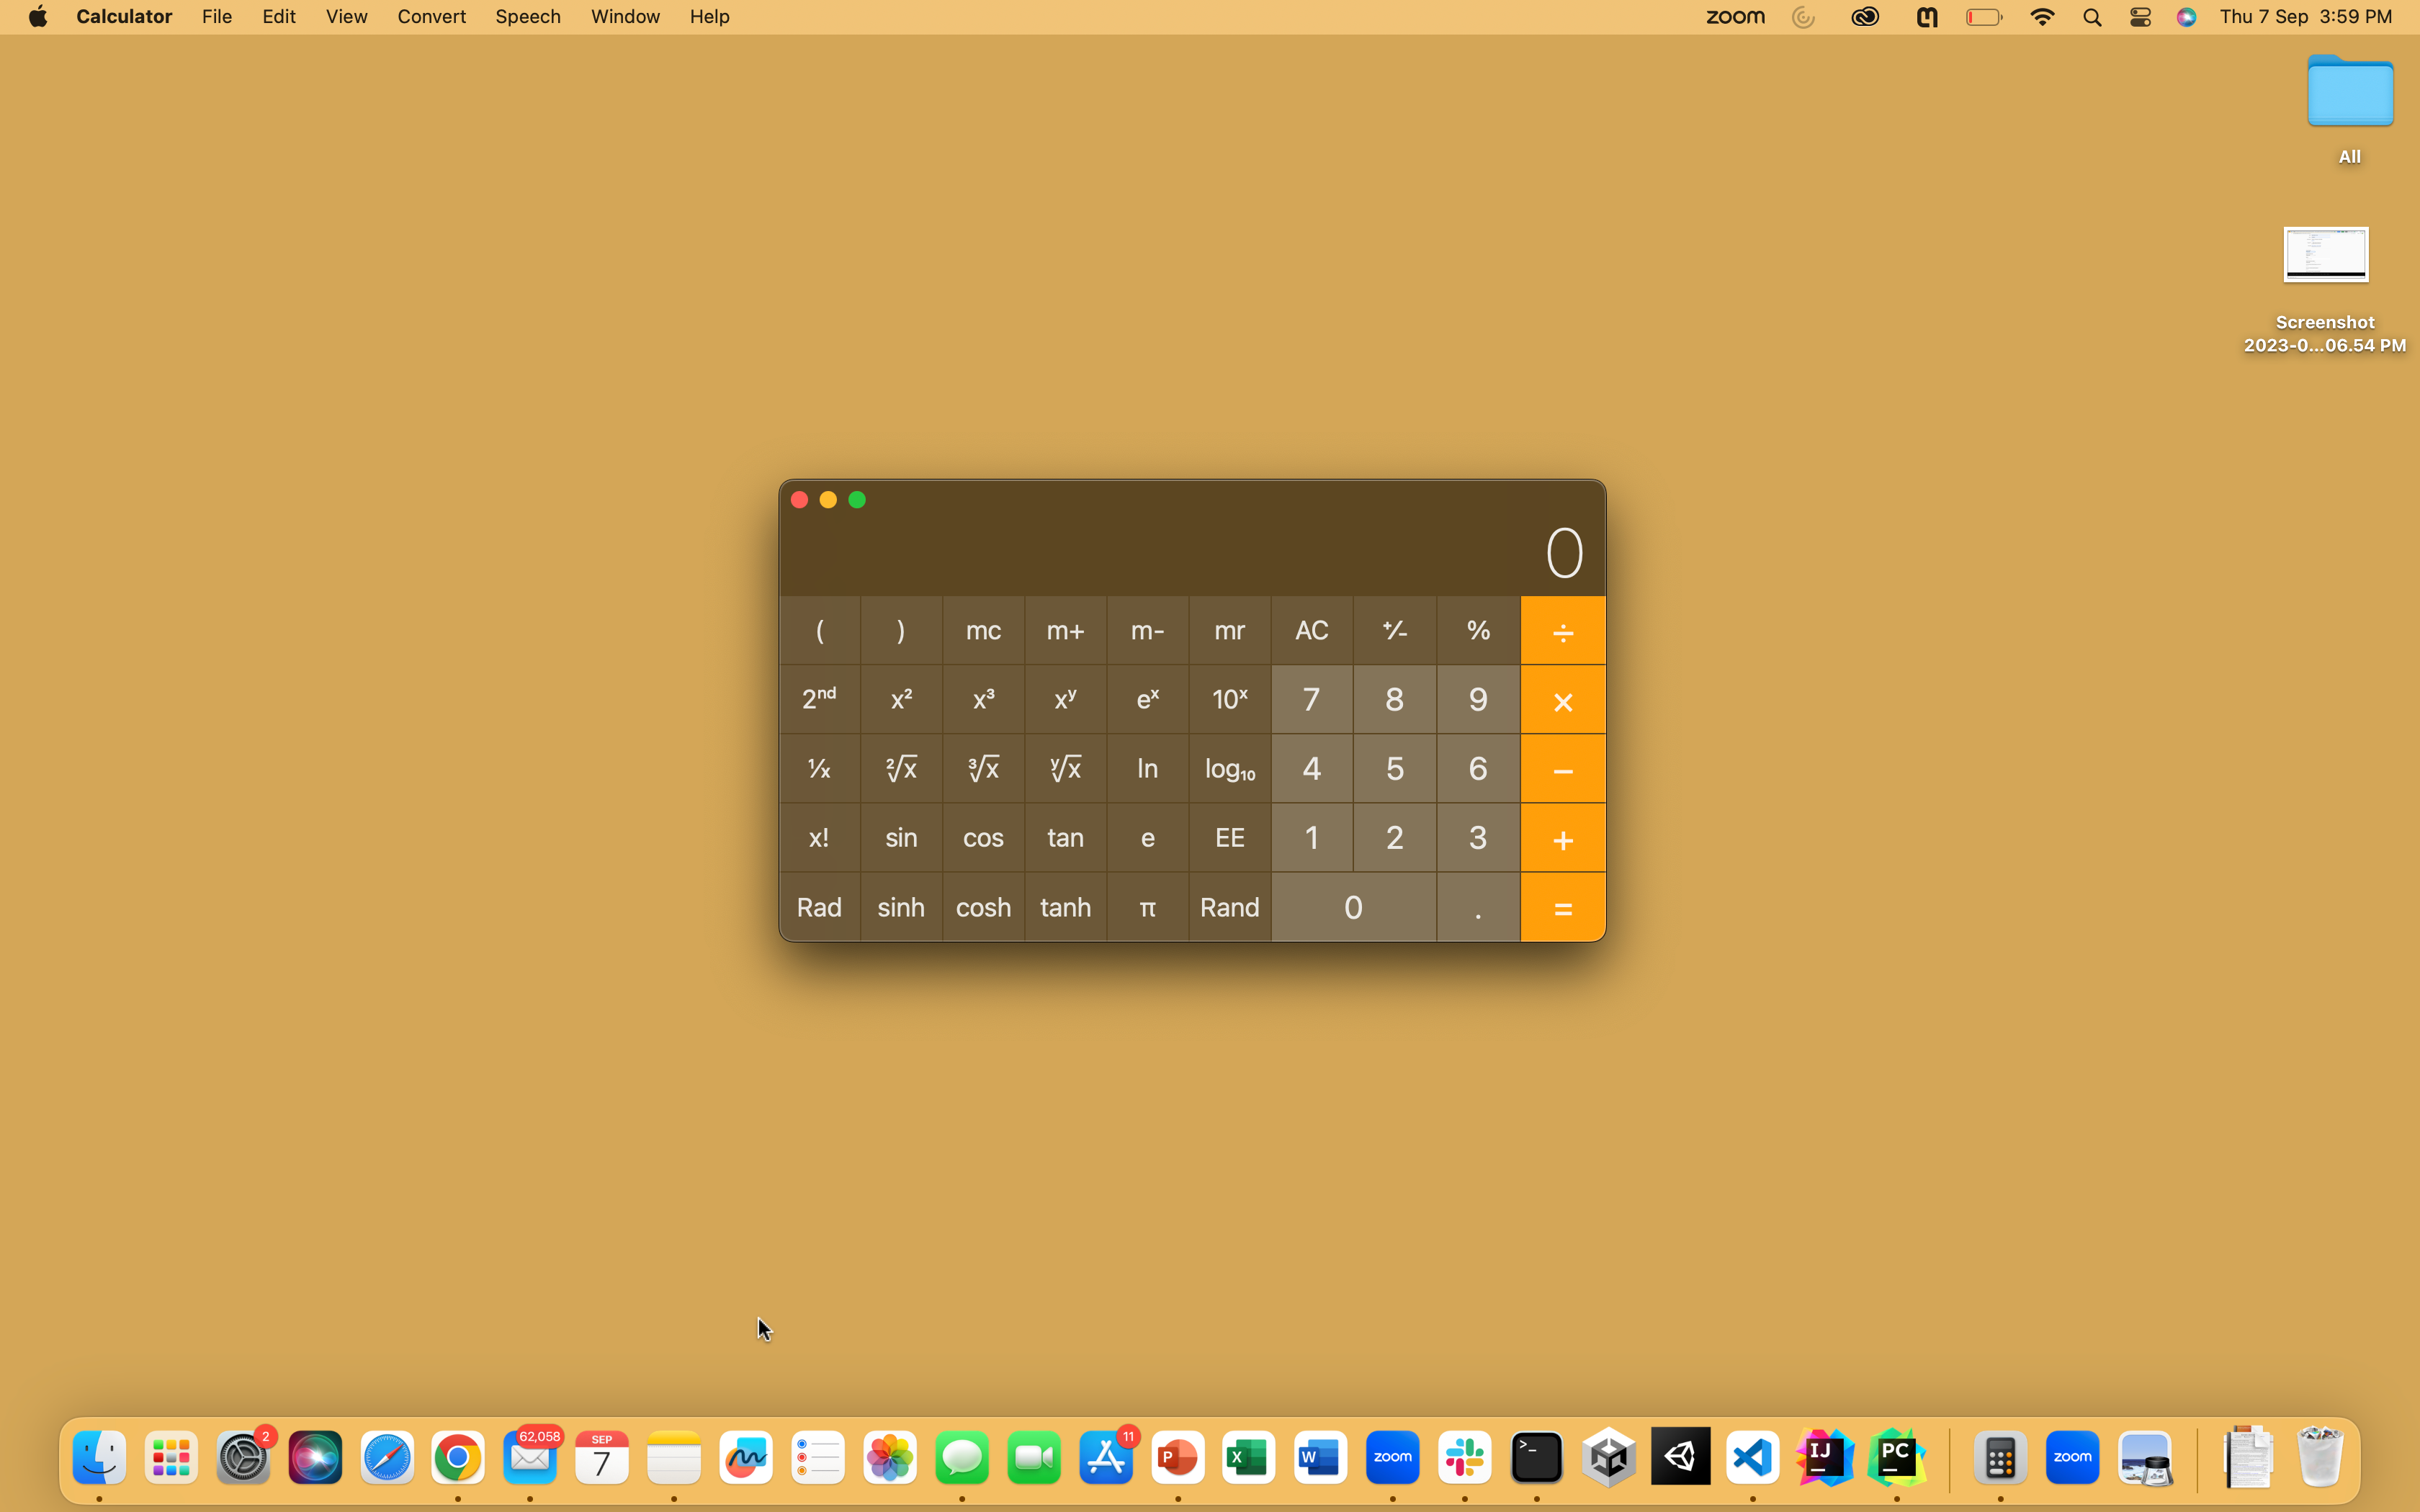  I want to click on Compute 5 percent from total of 20, so click(1395, 765).